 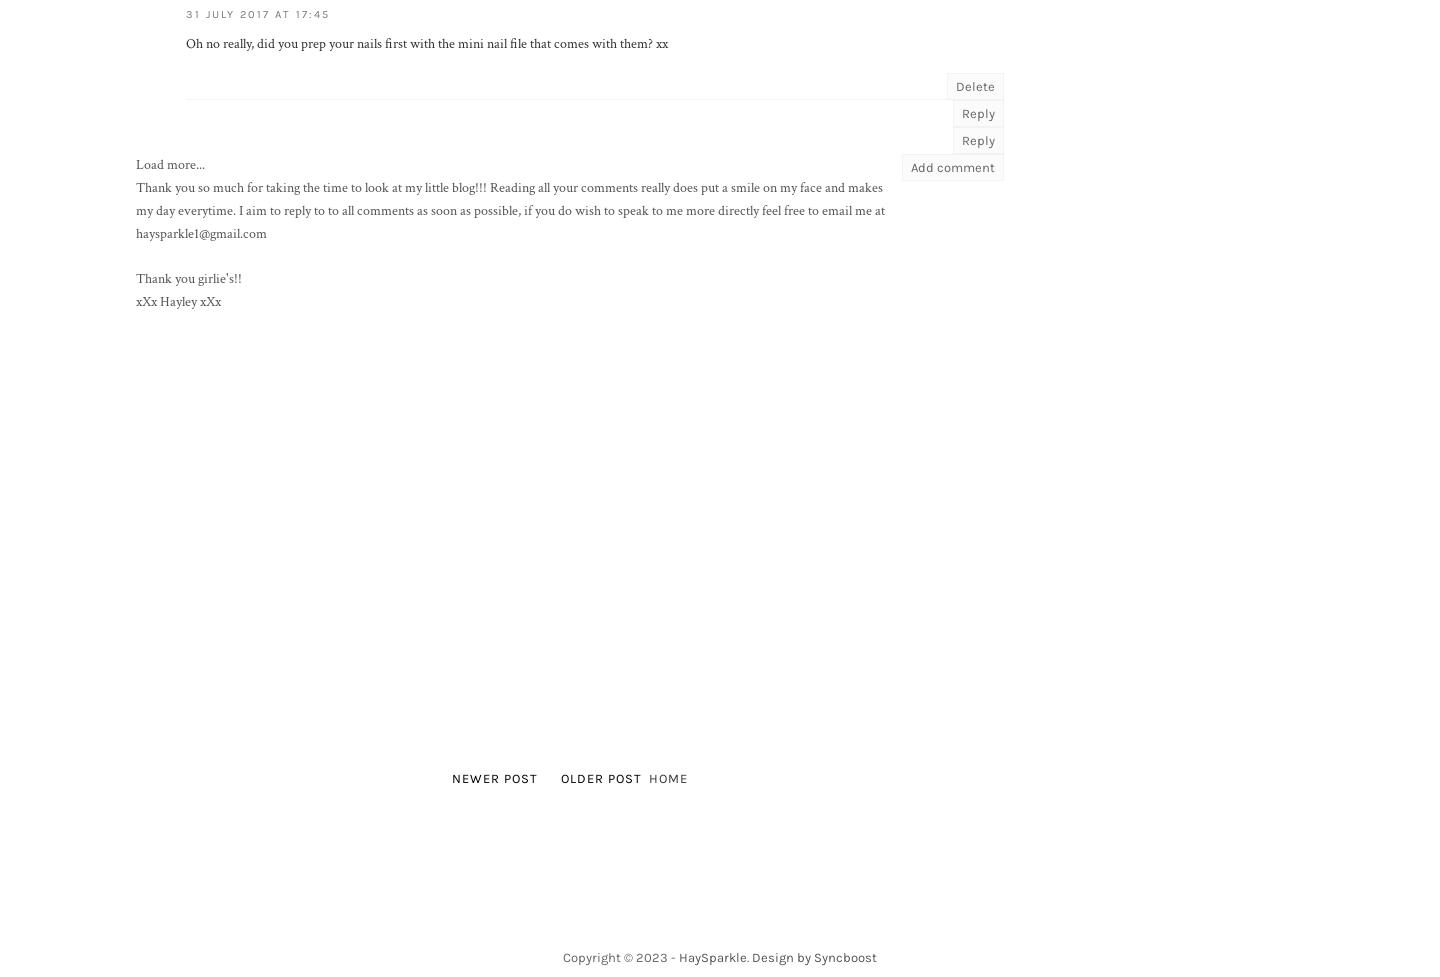 I want to click on 'Newer Post', so click(x=494, y=778).